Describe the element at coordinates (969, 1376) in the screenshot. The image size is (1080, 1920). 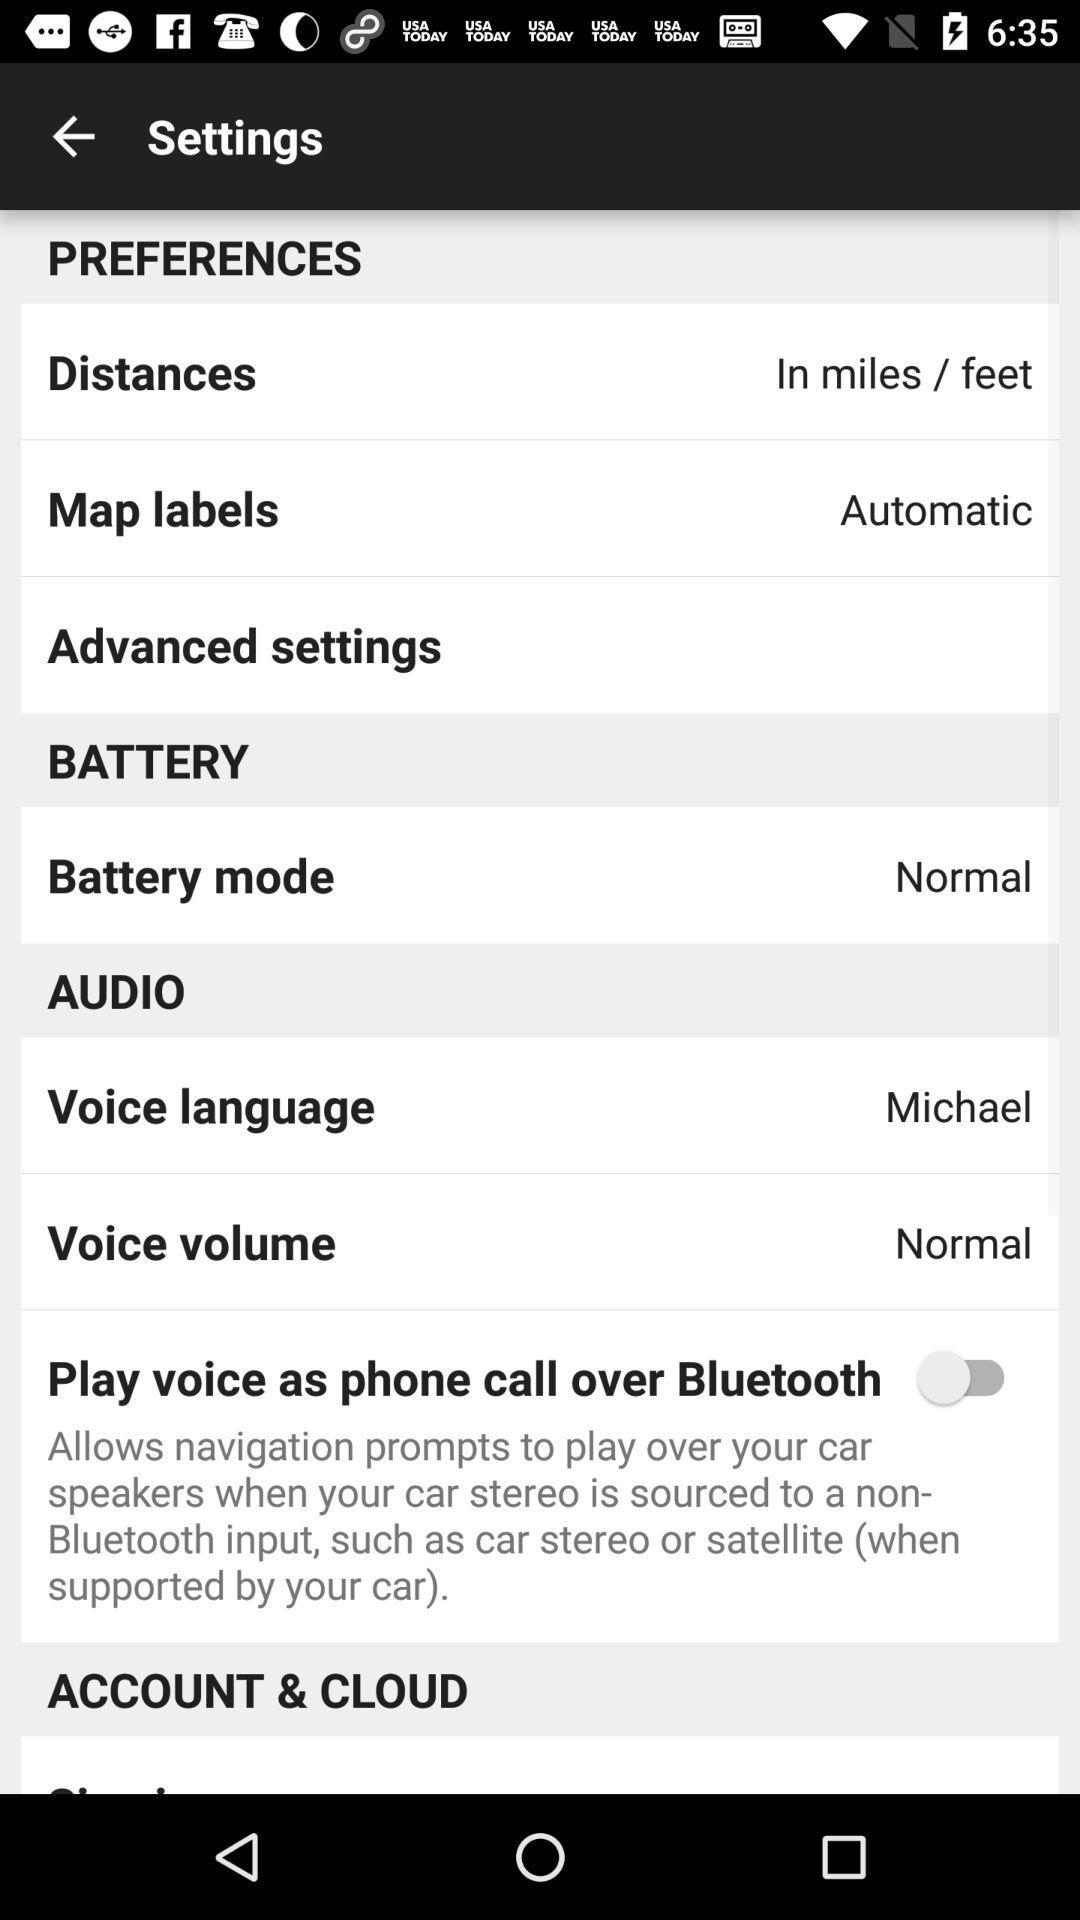
I see `autoplay icon` at that location.